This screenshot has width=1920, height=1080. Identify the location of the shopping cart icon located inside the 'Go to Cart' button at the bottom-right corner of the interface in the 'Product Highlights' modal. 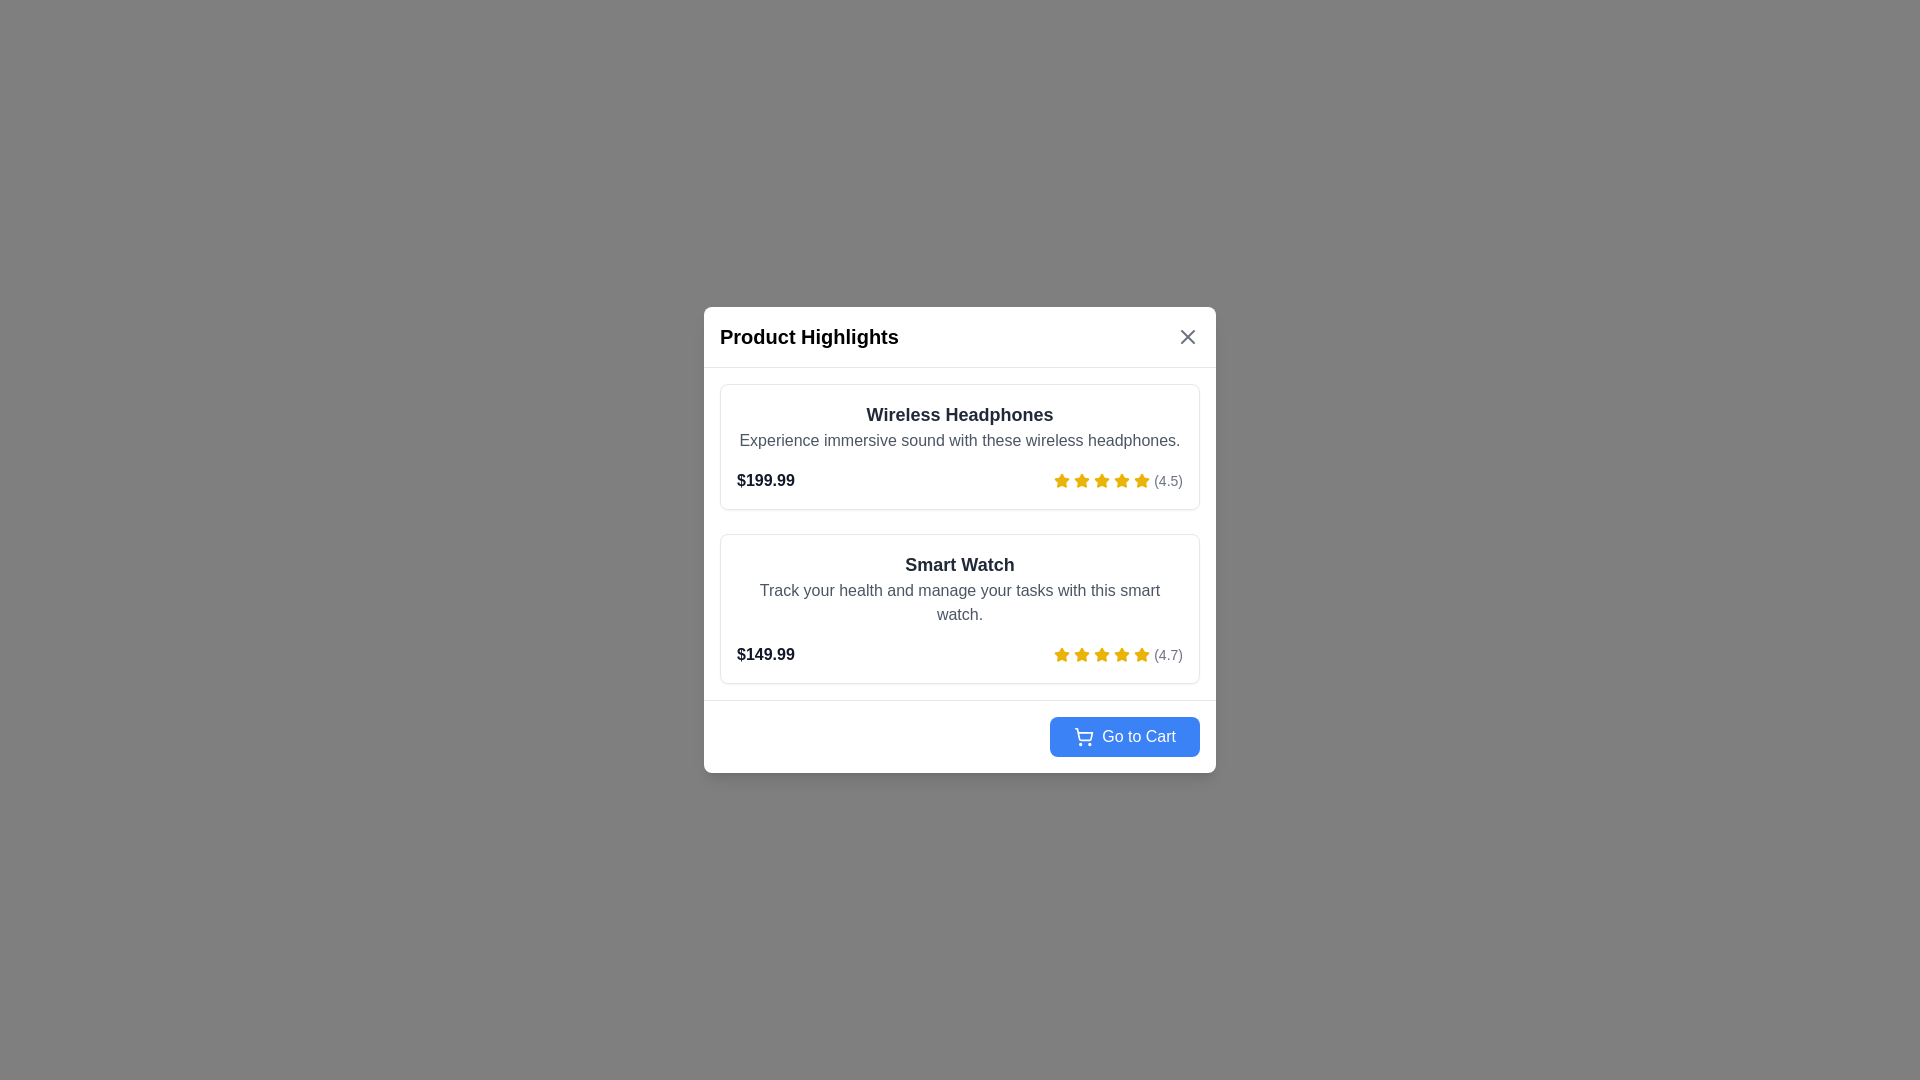
(1083, 736).